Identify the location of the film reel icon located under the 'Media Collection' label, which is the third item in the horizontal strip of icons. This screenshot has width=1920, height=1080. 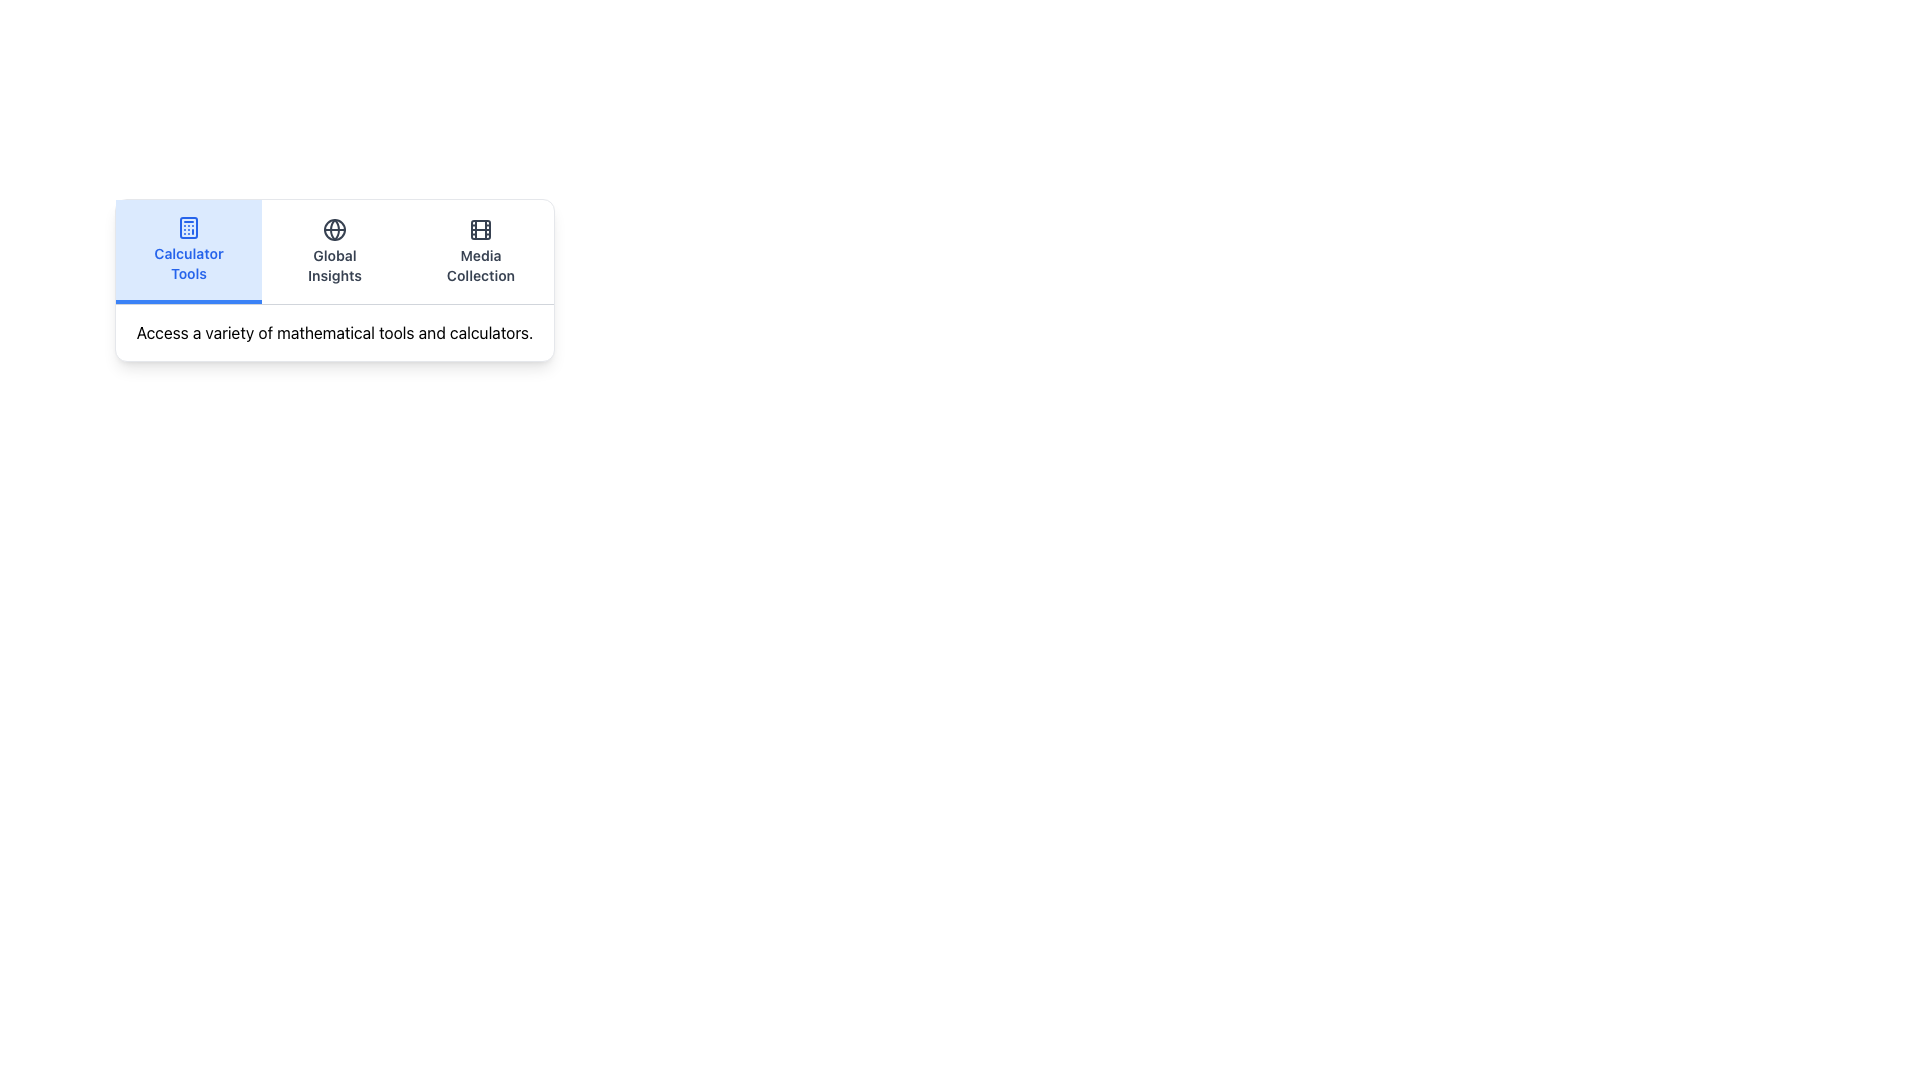
(480, 229).